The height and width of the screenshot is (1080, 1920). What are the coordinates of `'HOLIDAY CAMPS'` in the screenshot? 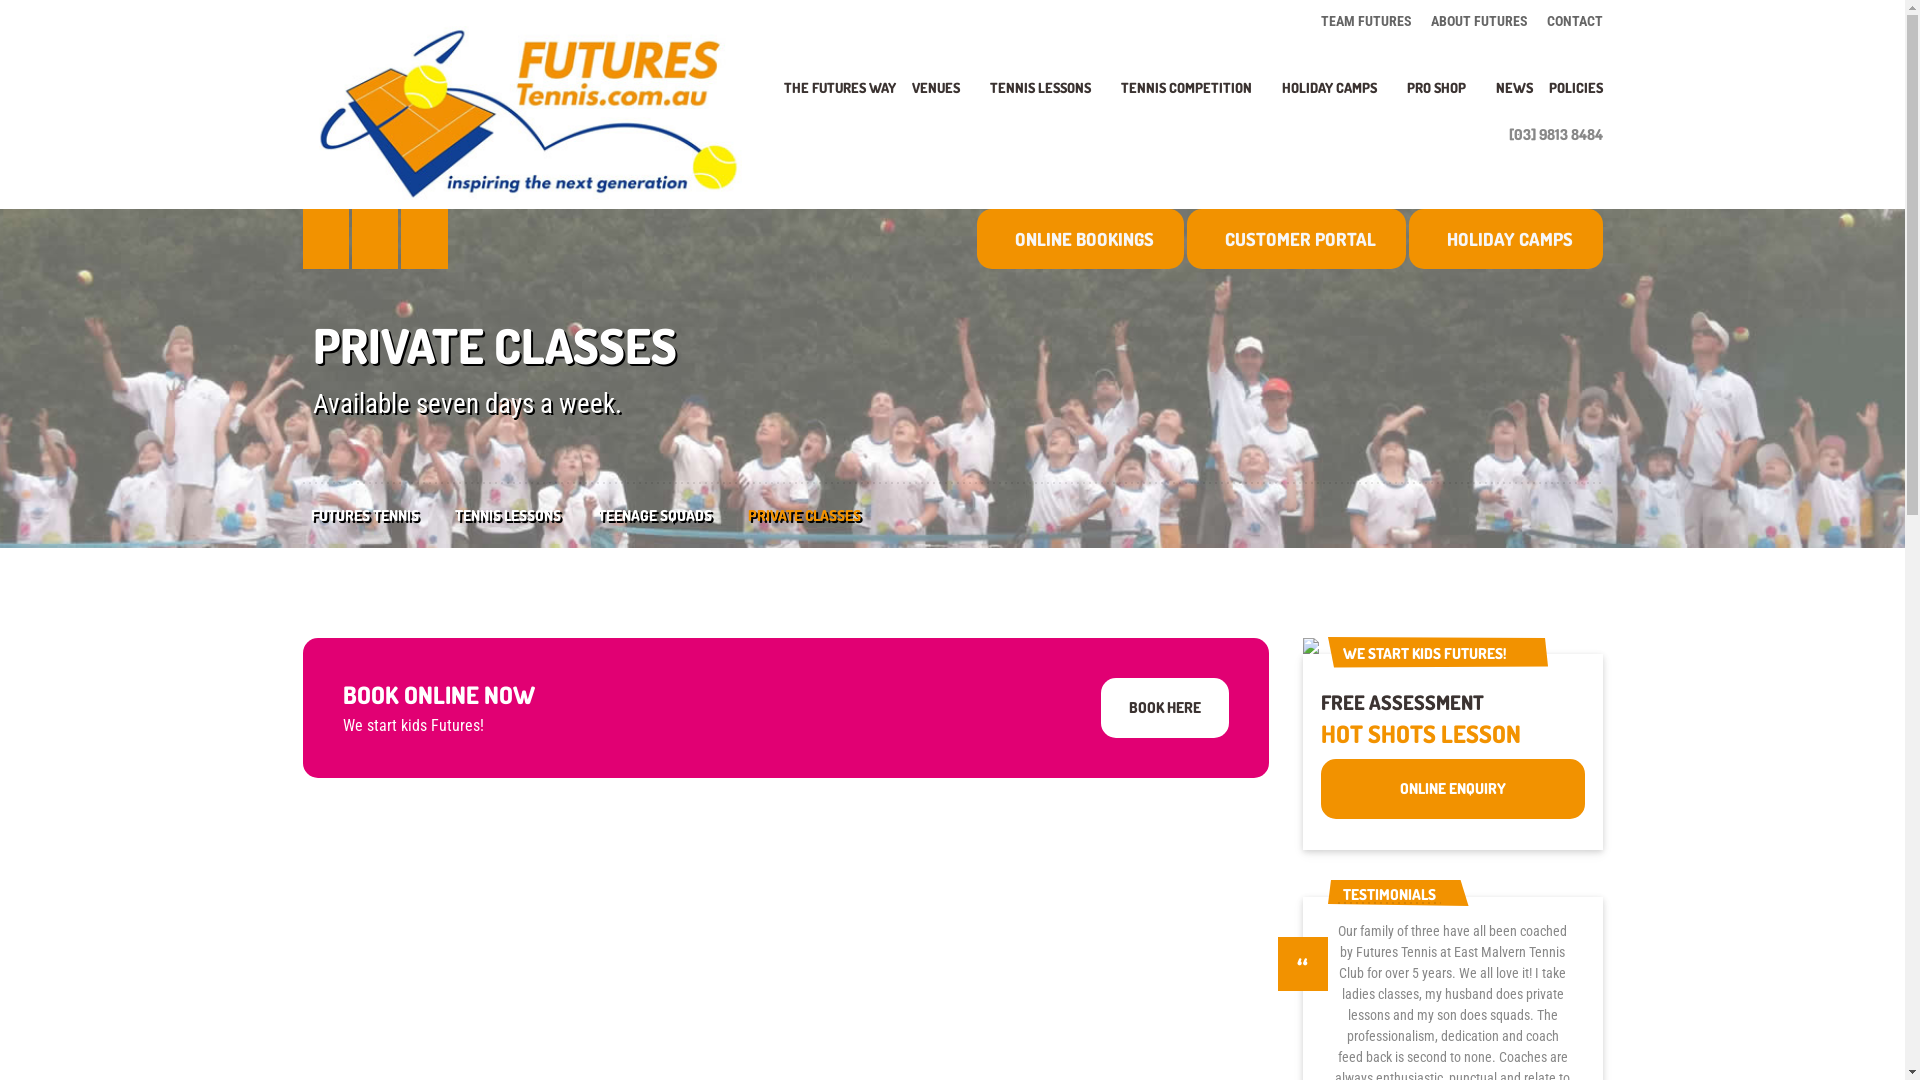 It's located at (1506, 238).